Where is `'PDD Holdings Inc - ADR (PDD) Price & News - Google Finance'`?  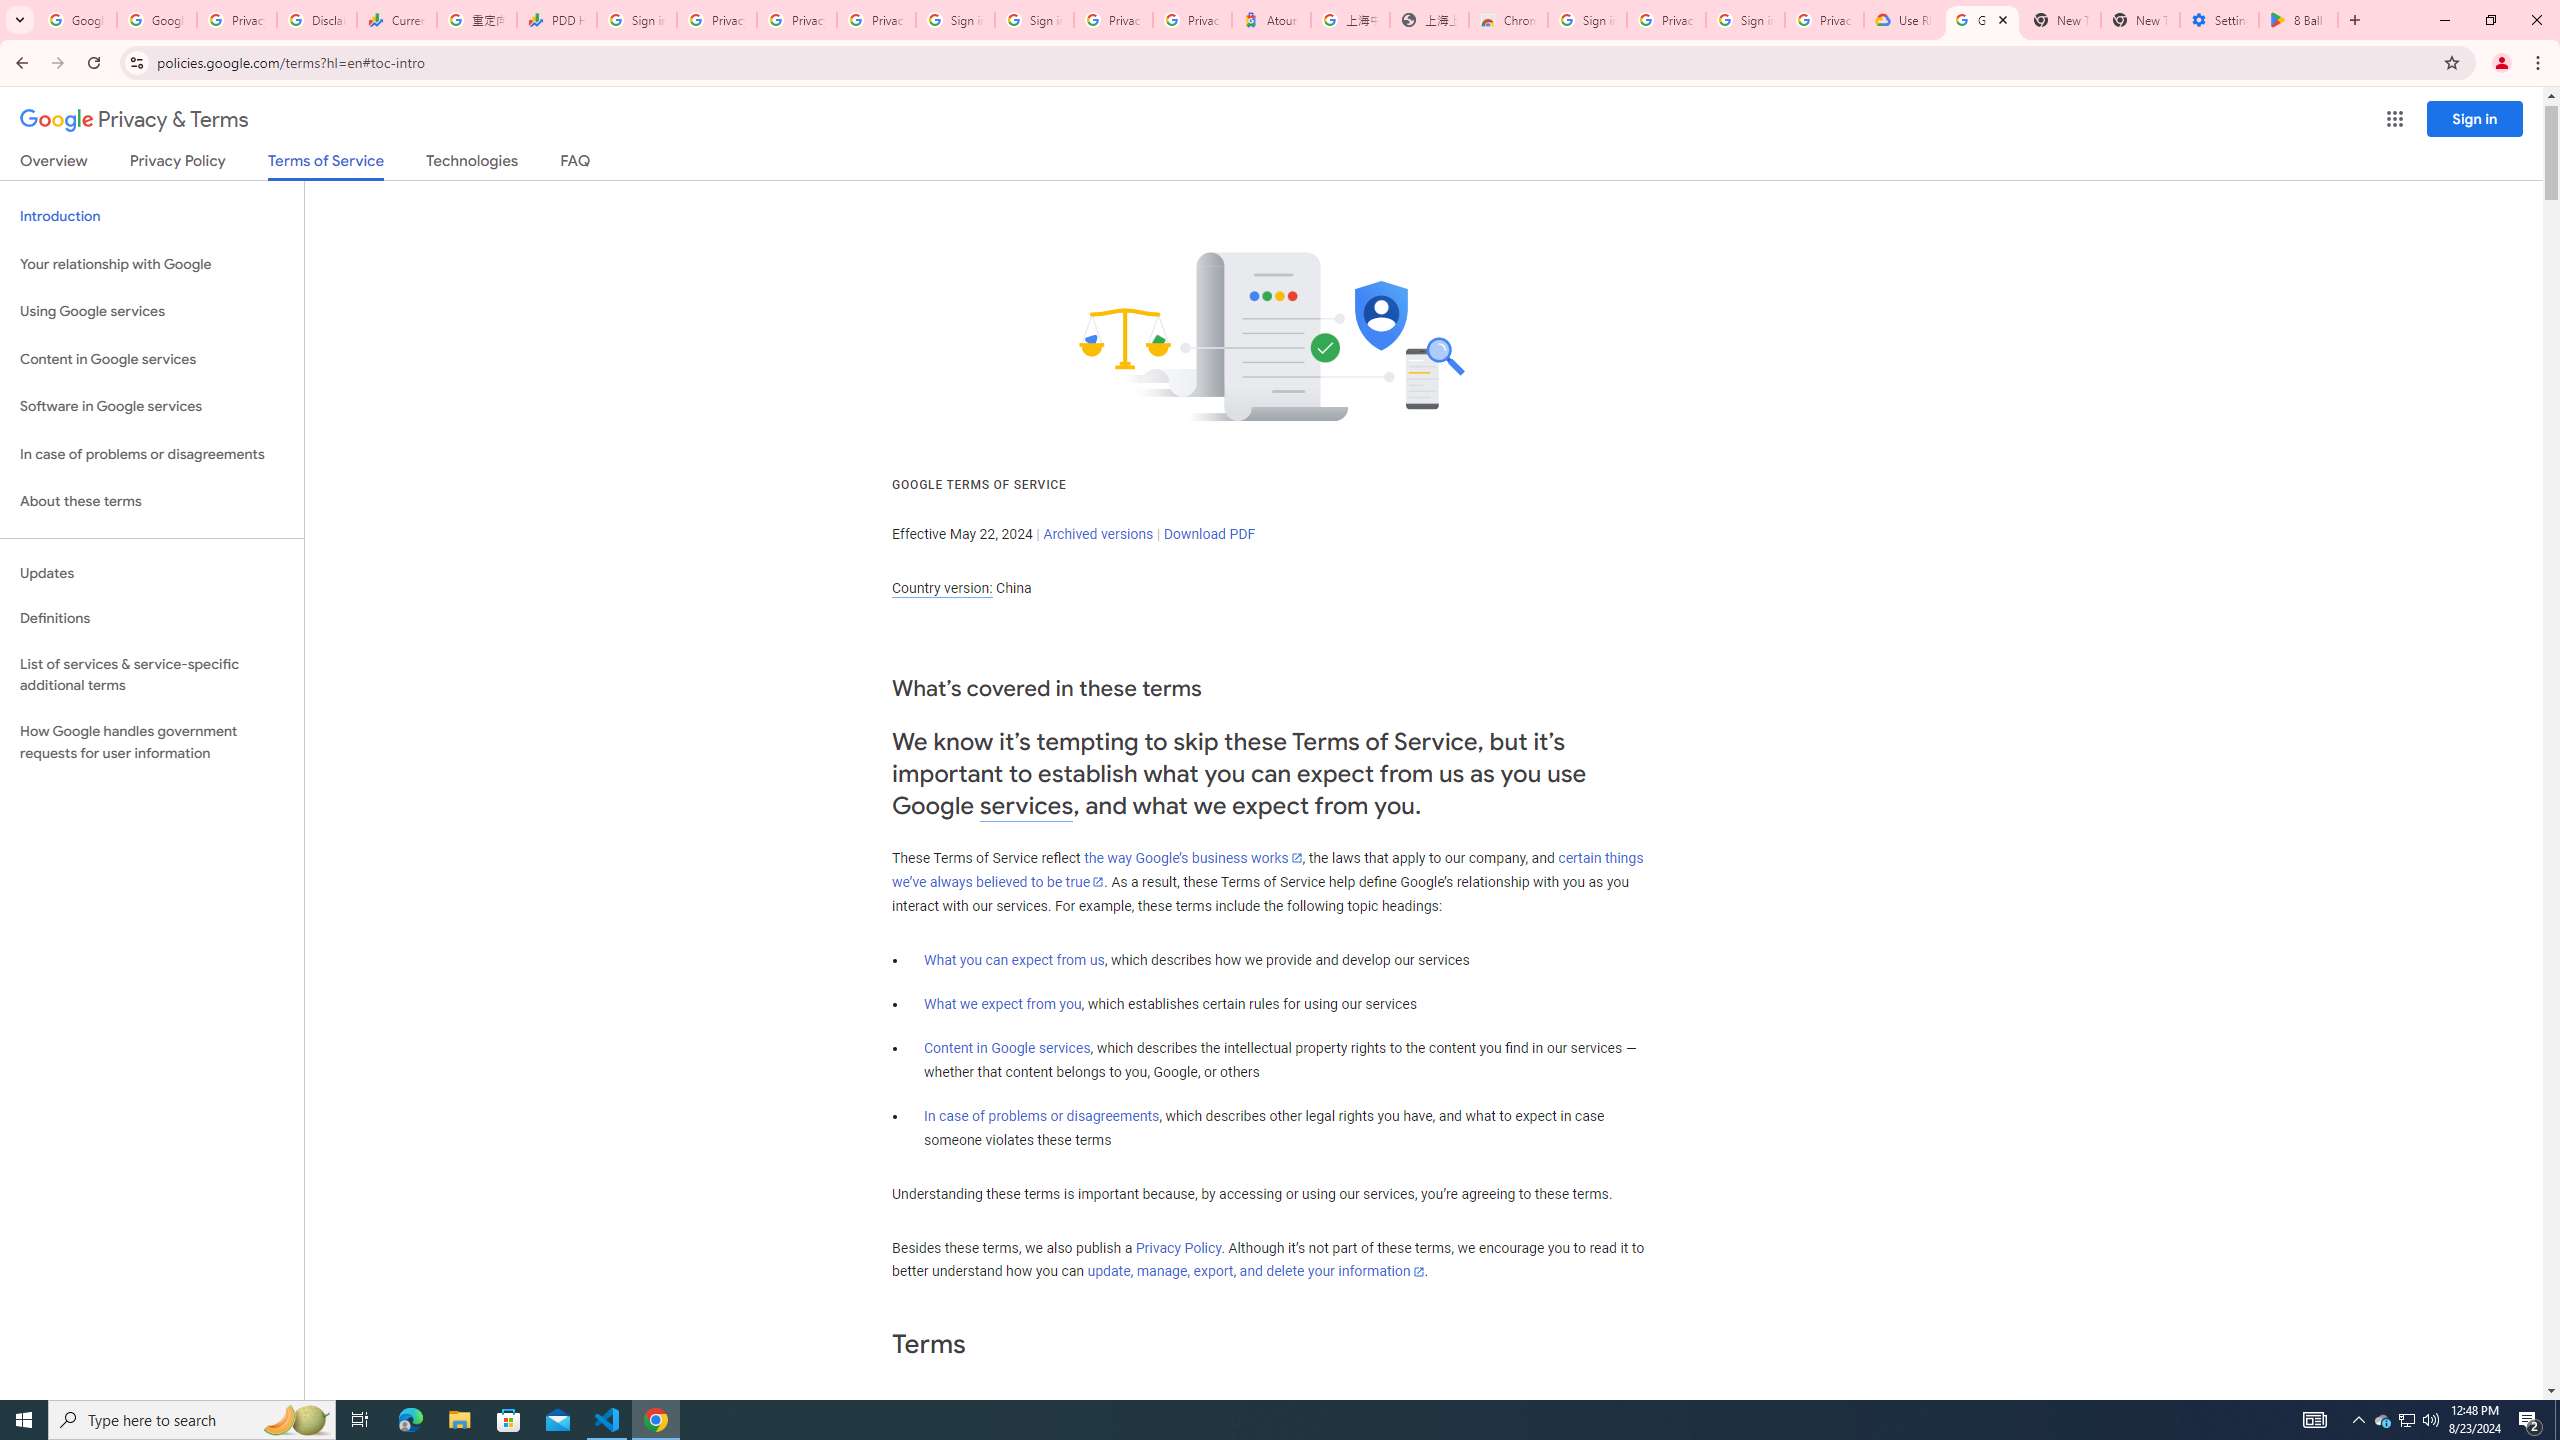
'PDD Holdings Inc - ADR (PDD) Price & News - Google Finance' is located at coordinates (555, 19).